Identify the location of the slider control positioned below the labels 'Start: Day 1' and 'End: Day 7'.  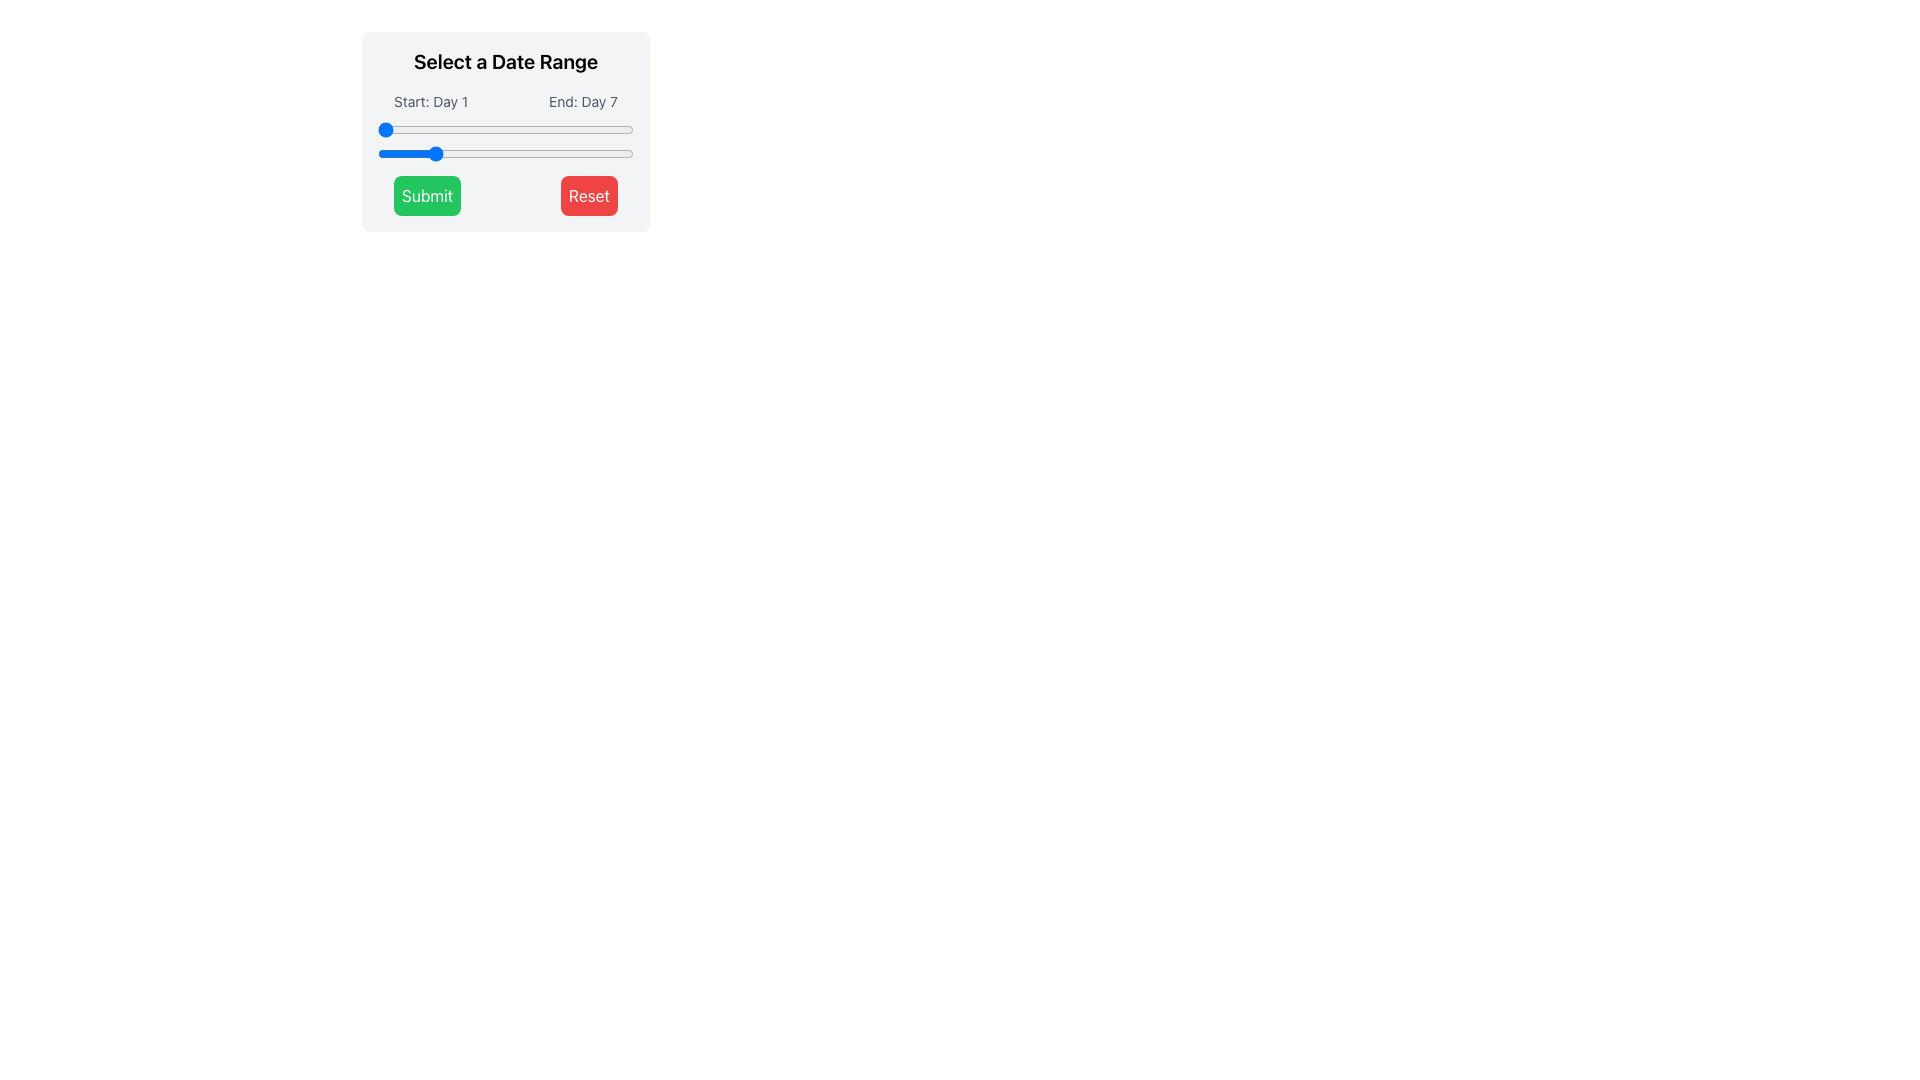
(505, 142).